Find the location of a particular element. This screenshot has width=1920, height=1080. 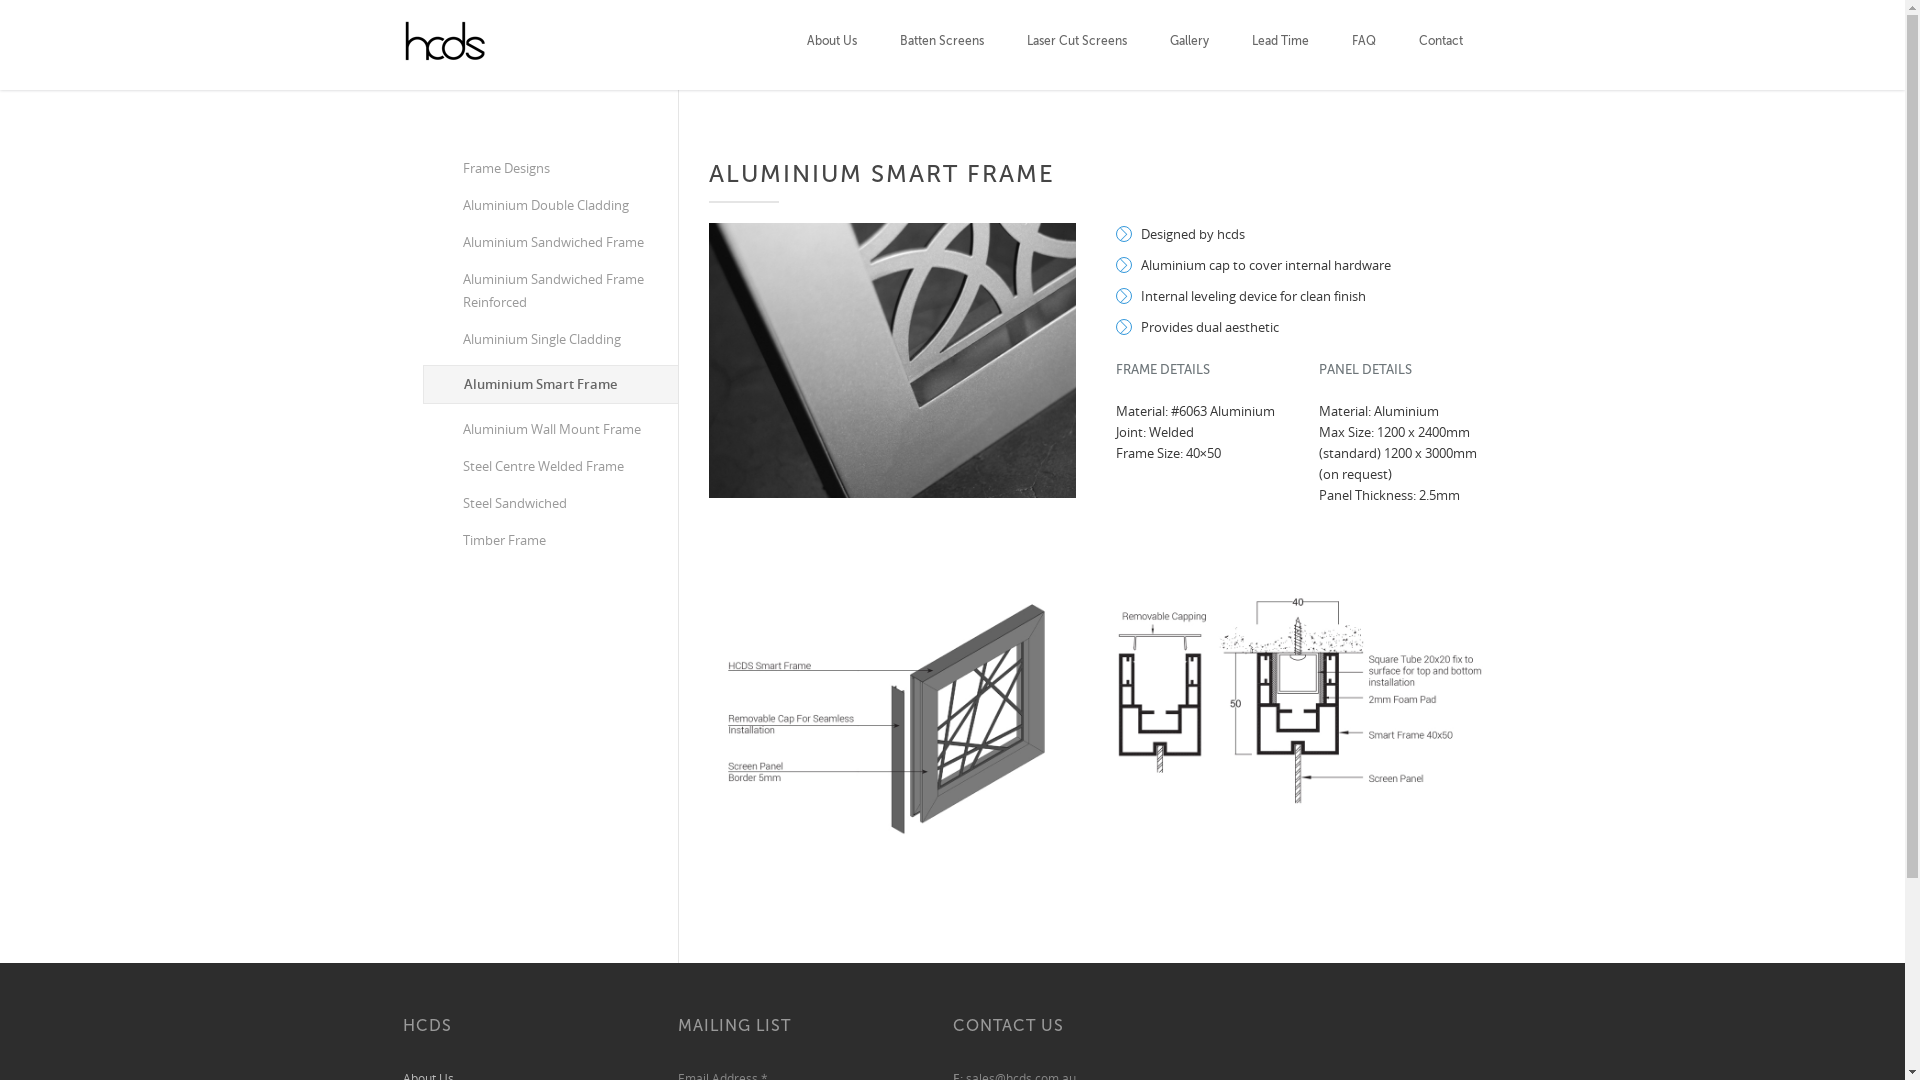

'Batten Screens' is located at coordinates (940, 45).